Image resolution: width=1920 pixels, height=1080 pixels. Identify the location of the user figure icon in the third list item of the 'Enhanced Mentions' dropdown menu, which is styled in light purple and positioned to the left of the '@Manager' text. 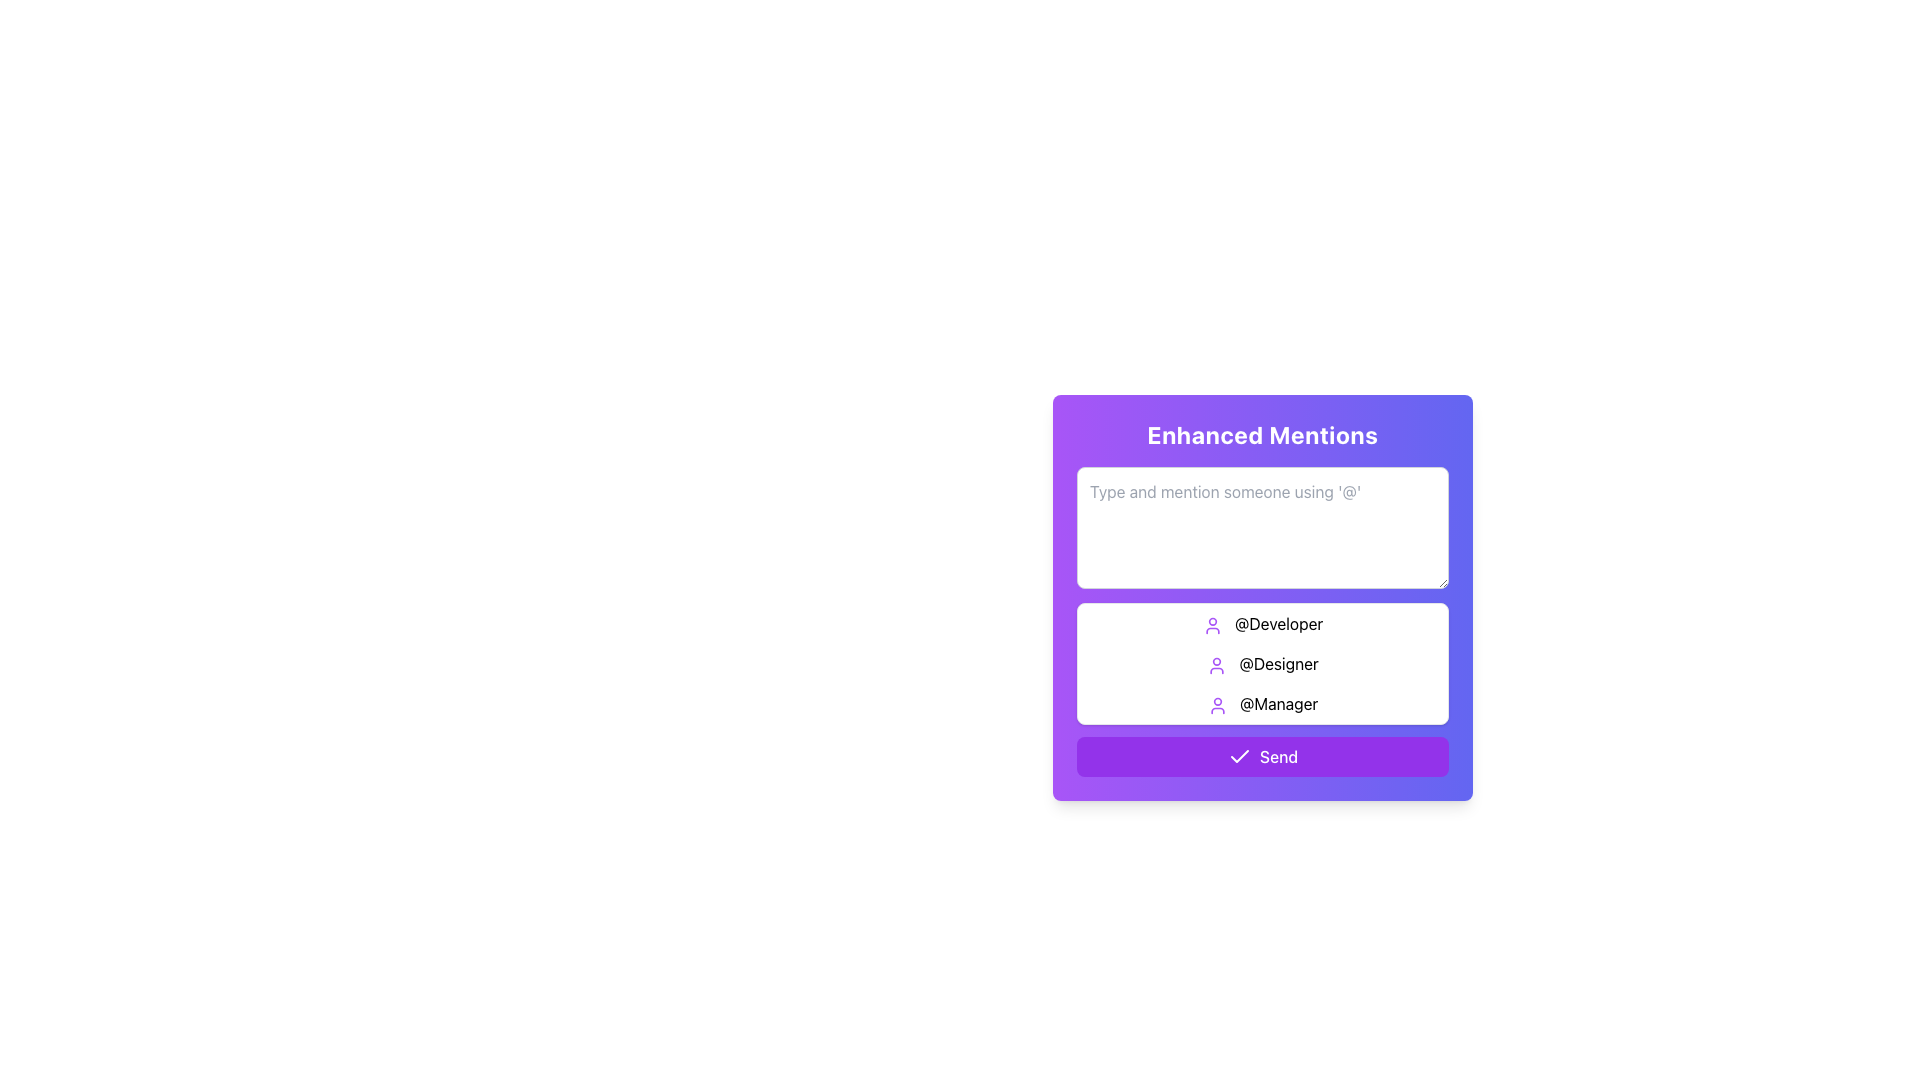
(1216, 704).